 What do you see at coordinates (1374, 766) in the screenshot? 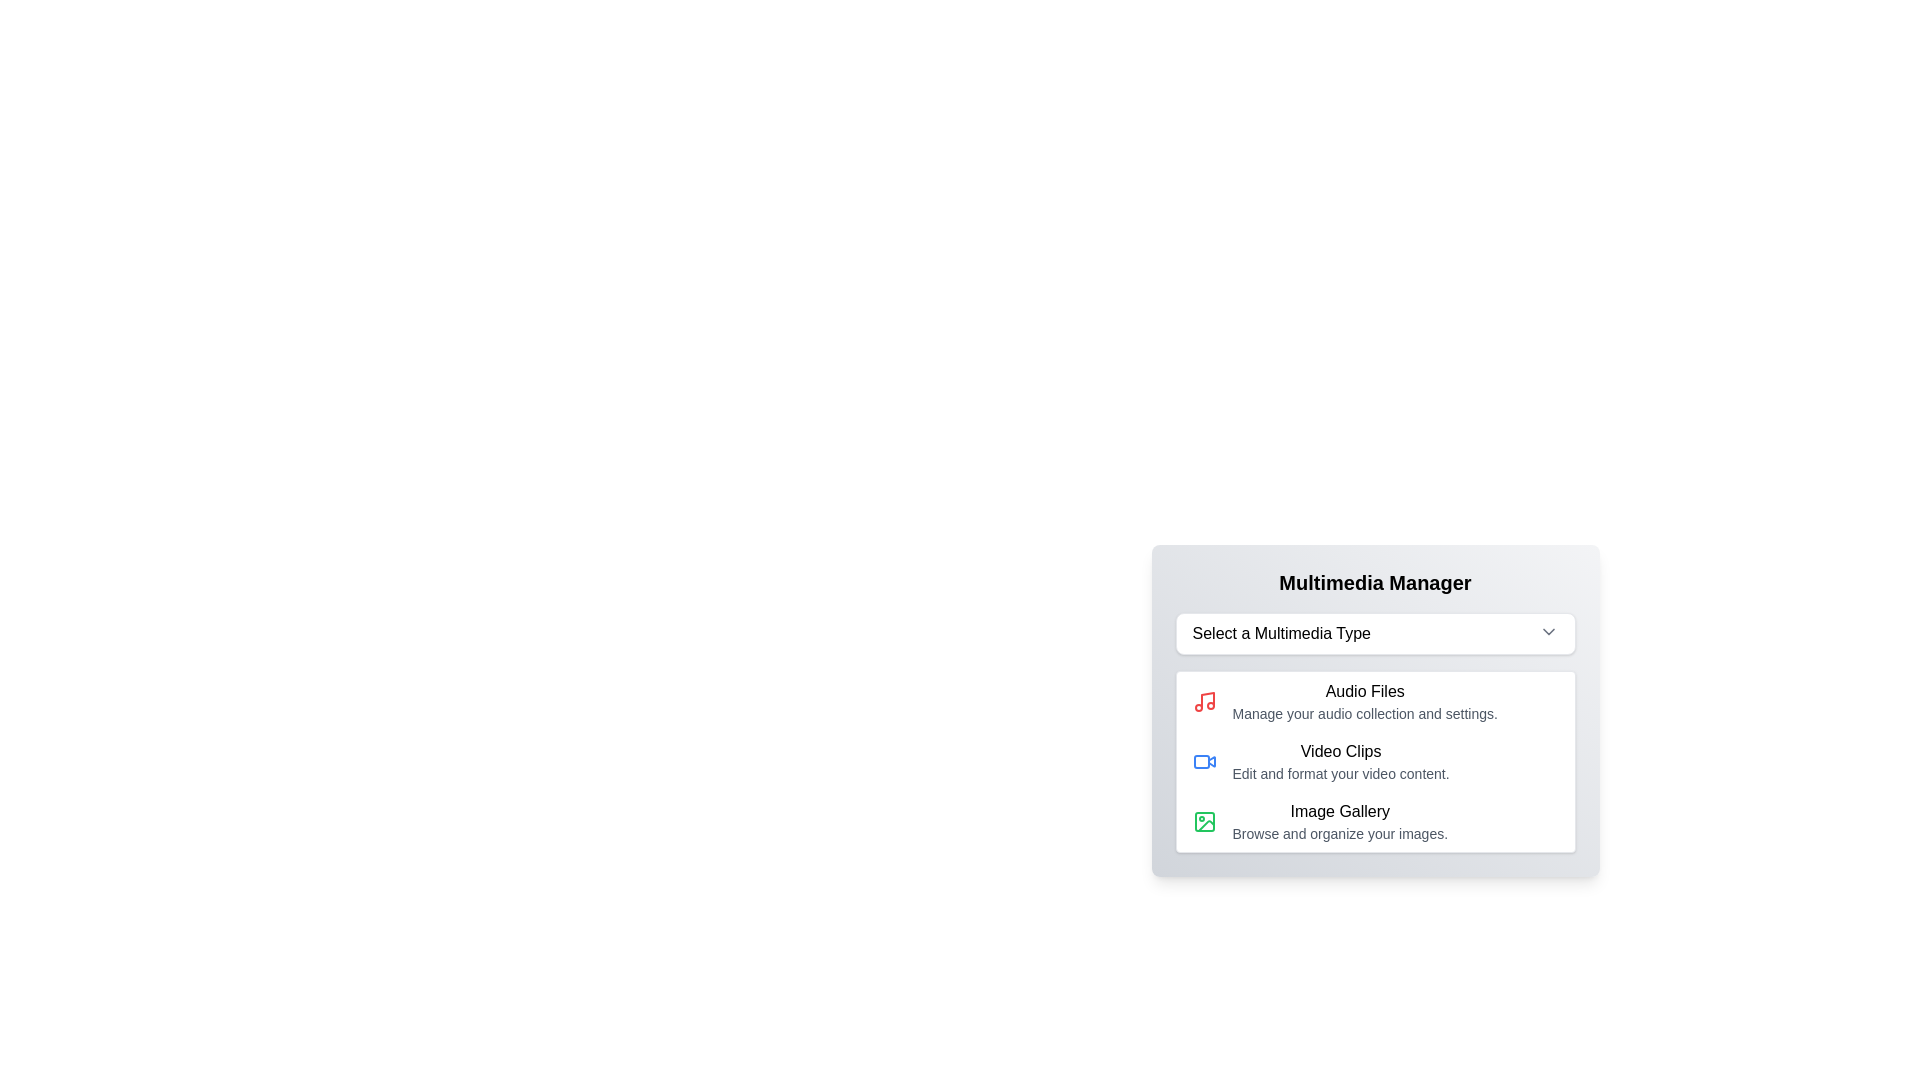
I see `the icons within the 'Multimedia Manager' module` at bounding box center [1374, 766].